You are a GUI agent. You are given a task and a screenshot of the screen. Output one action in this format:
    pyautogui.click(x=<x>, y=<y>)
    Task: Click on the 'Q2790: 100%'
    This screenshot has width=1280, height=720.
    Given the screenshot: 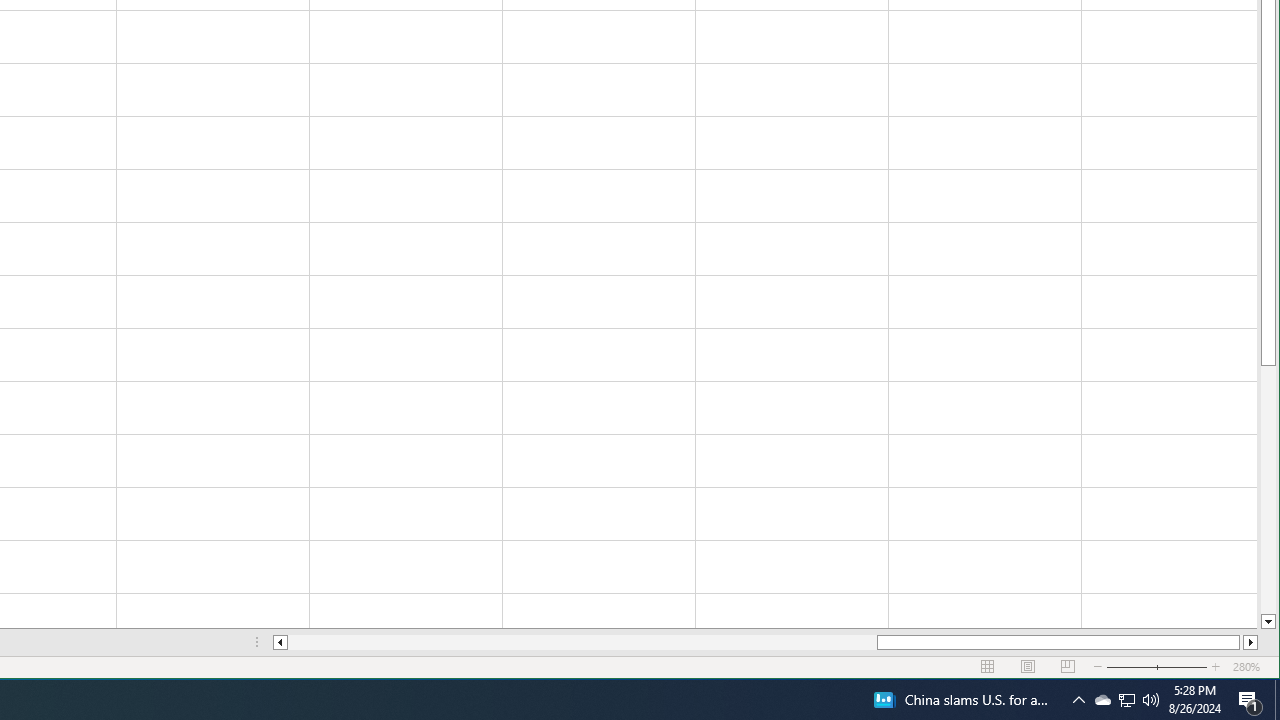 What is the action you would take?
    pyautogui.click(x=1127, y=698)
    